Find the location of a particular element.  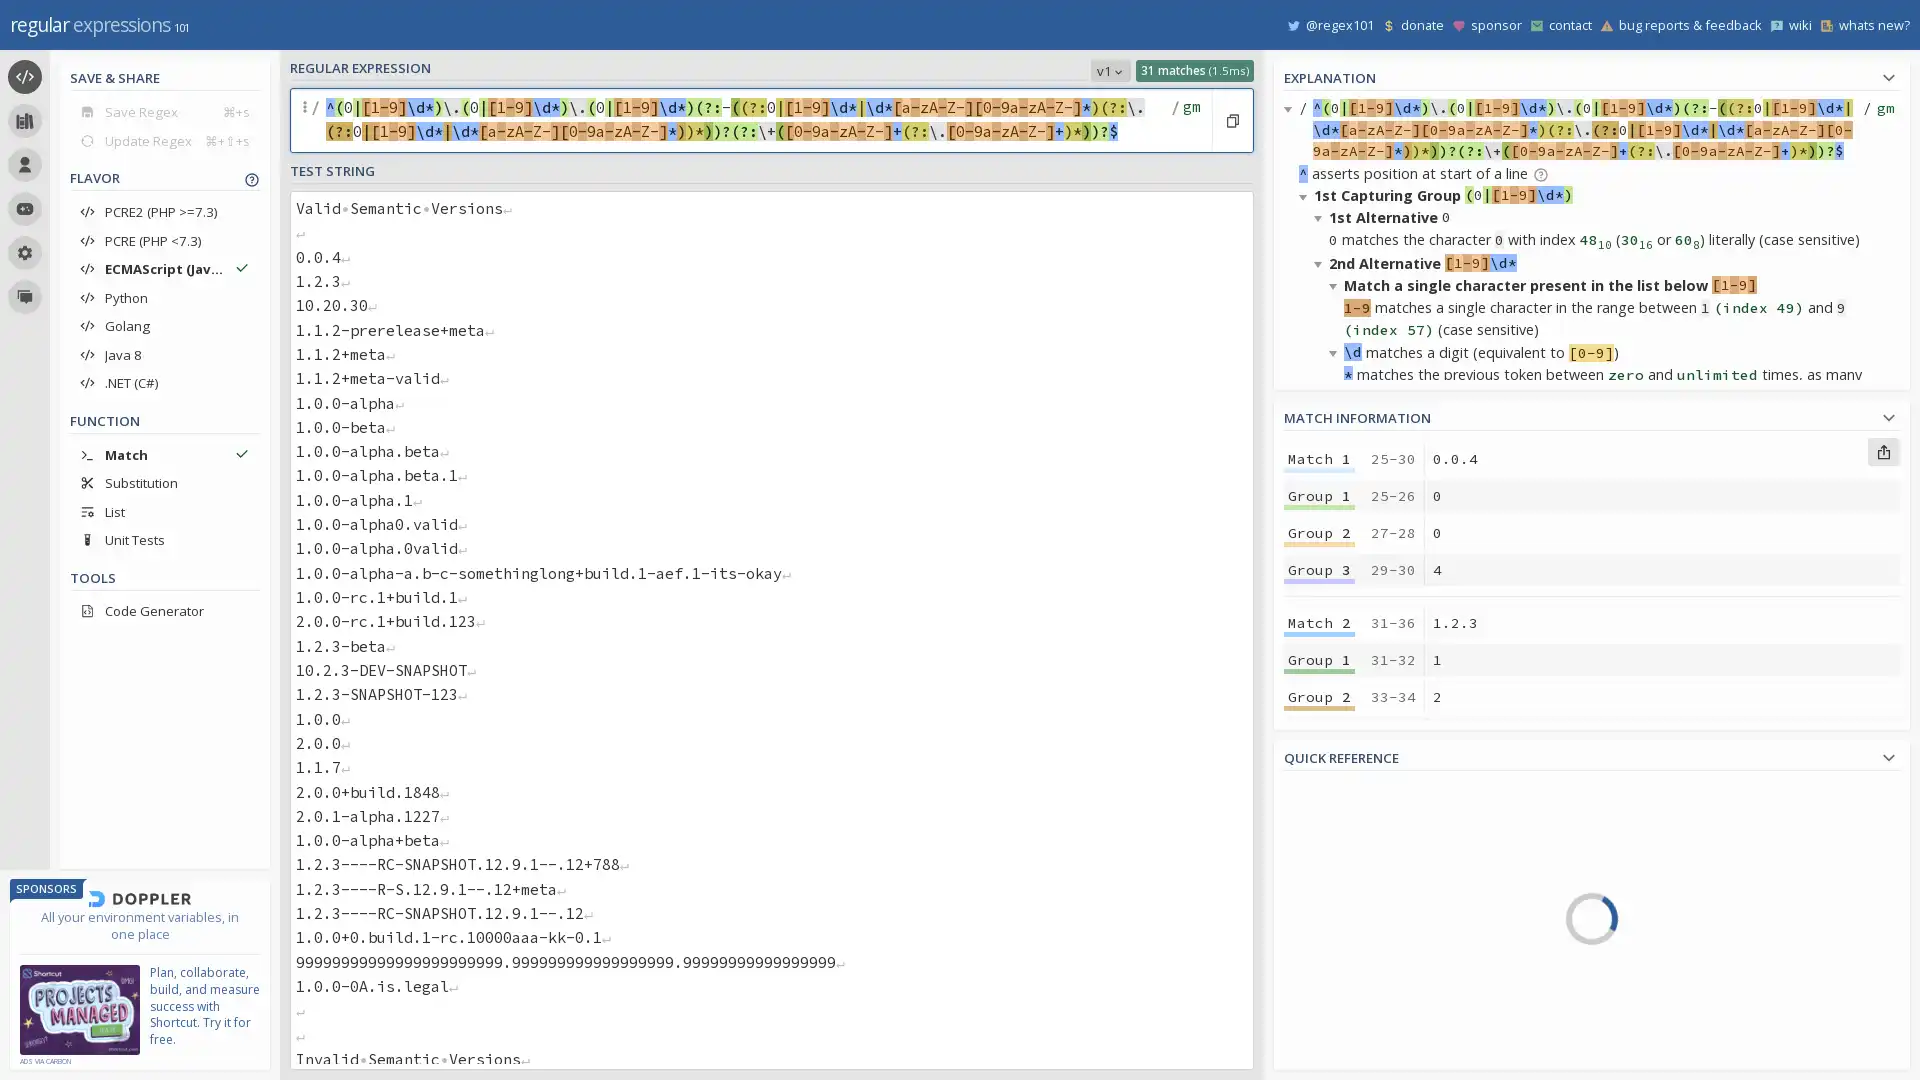

MATCH INFORMATION is located at coordinates (1591, 414).